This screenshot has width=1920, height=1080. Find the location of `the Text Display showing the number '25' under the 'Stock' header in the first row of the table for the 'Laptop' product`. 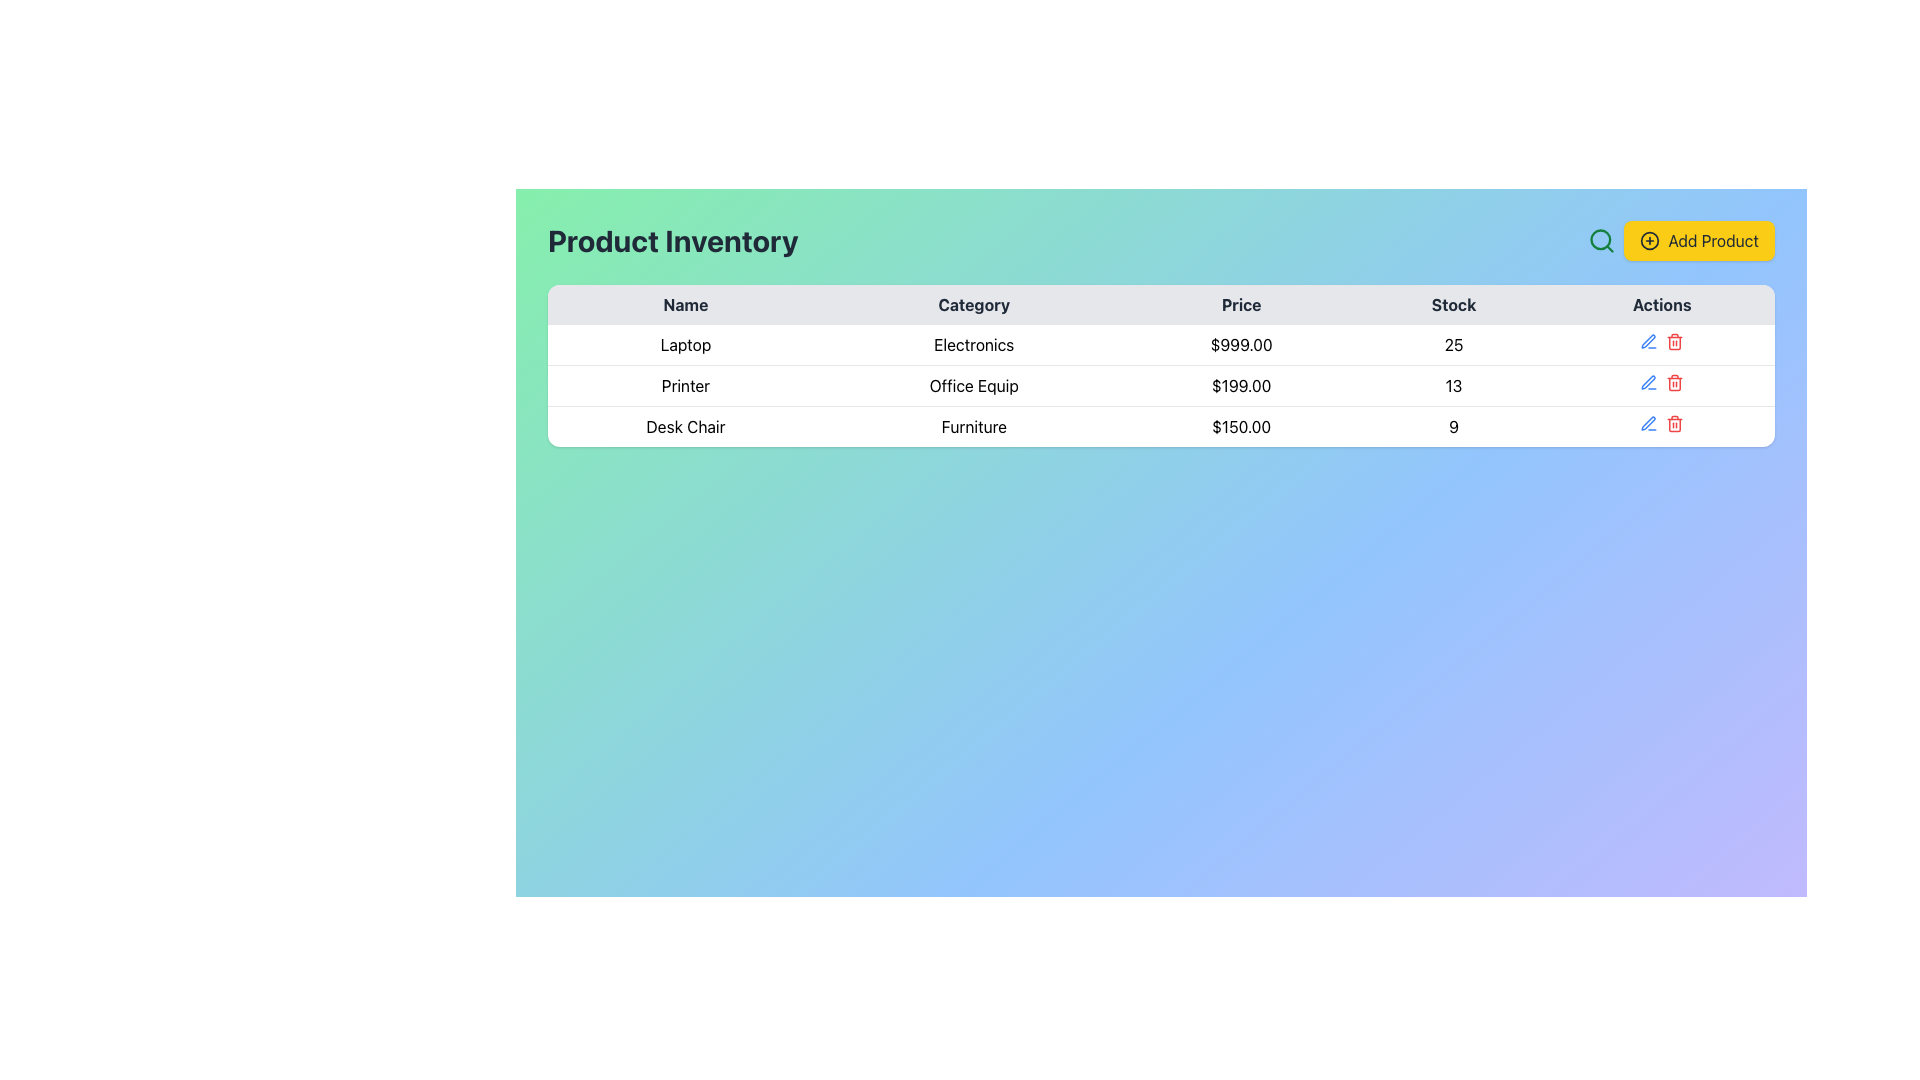

the Text Display showing the number '25' under the 'Stock' header in the first row of the table for the 'Laptop' product is located at coordinates (1454, 344).